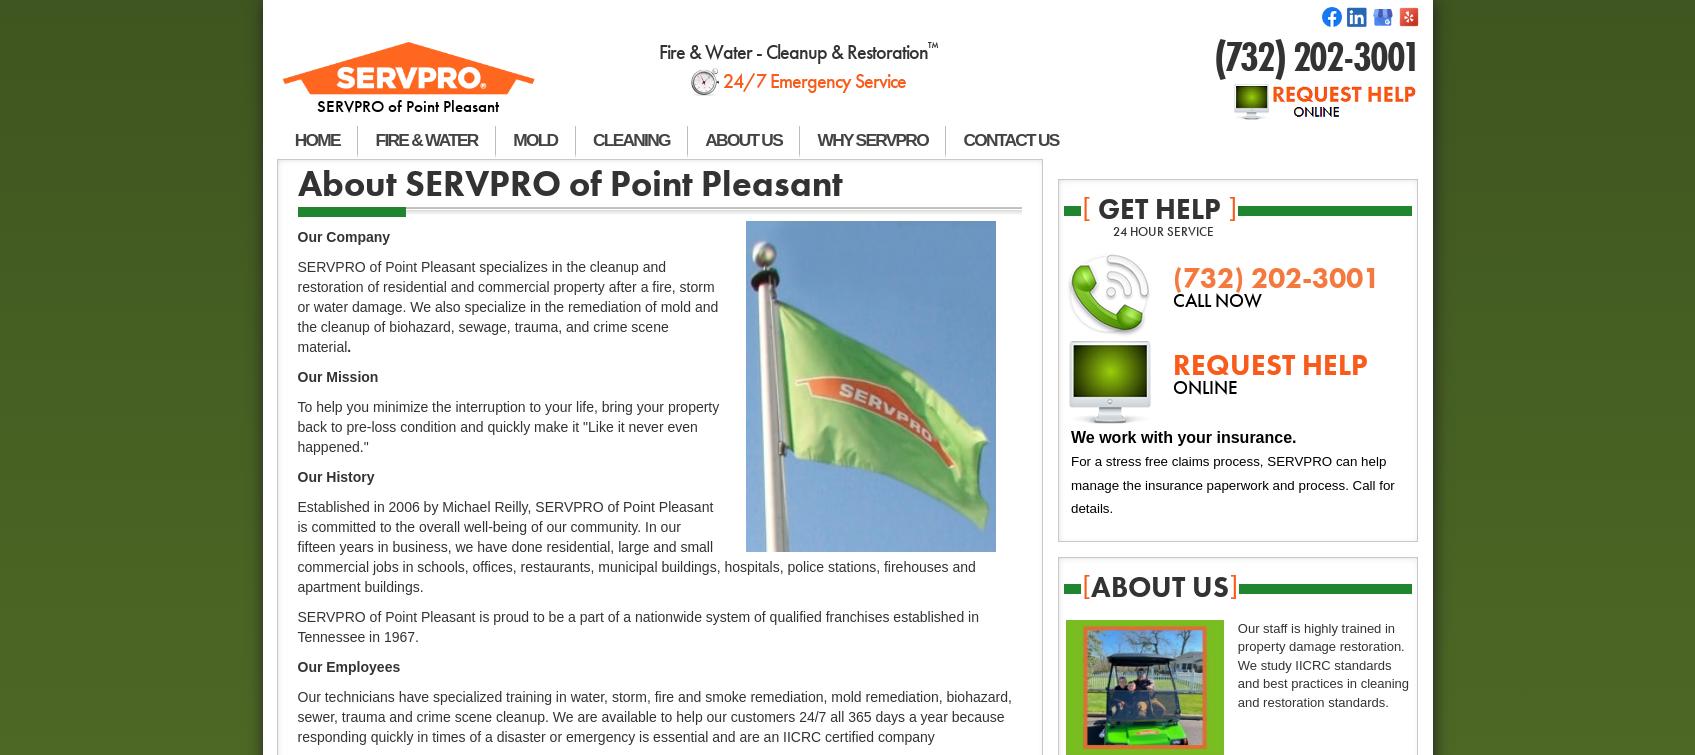 This screenshot has width=1695, height=755. What do you see at coordinates (294, 139) in the screenshot?
I see `'HOME'` at bounding box center [294, 139].